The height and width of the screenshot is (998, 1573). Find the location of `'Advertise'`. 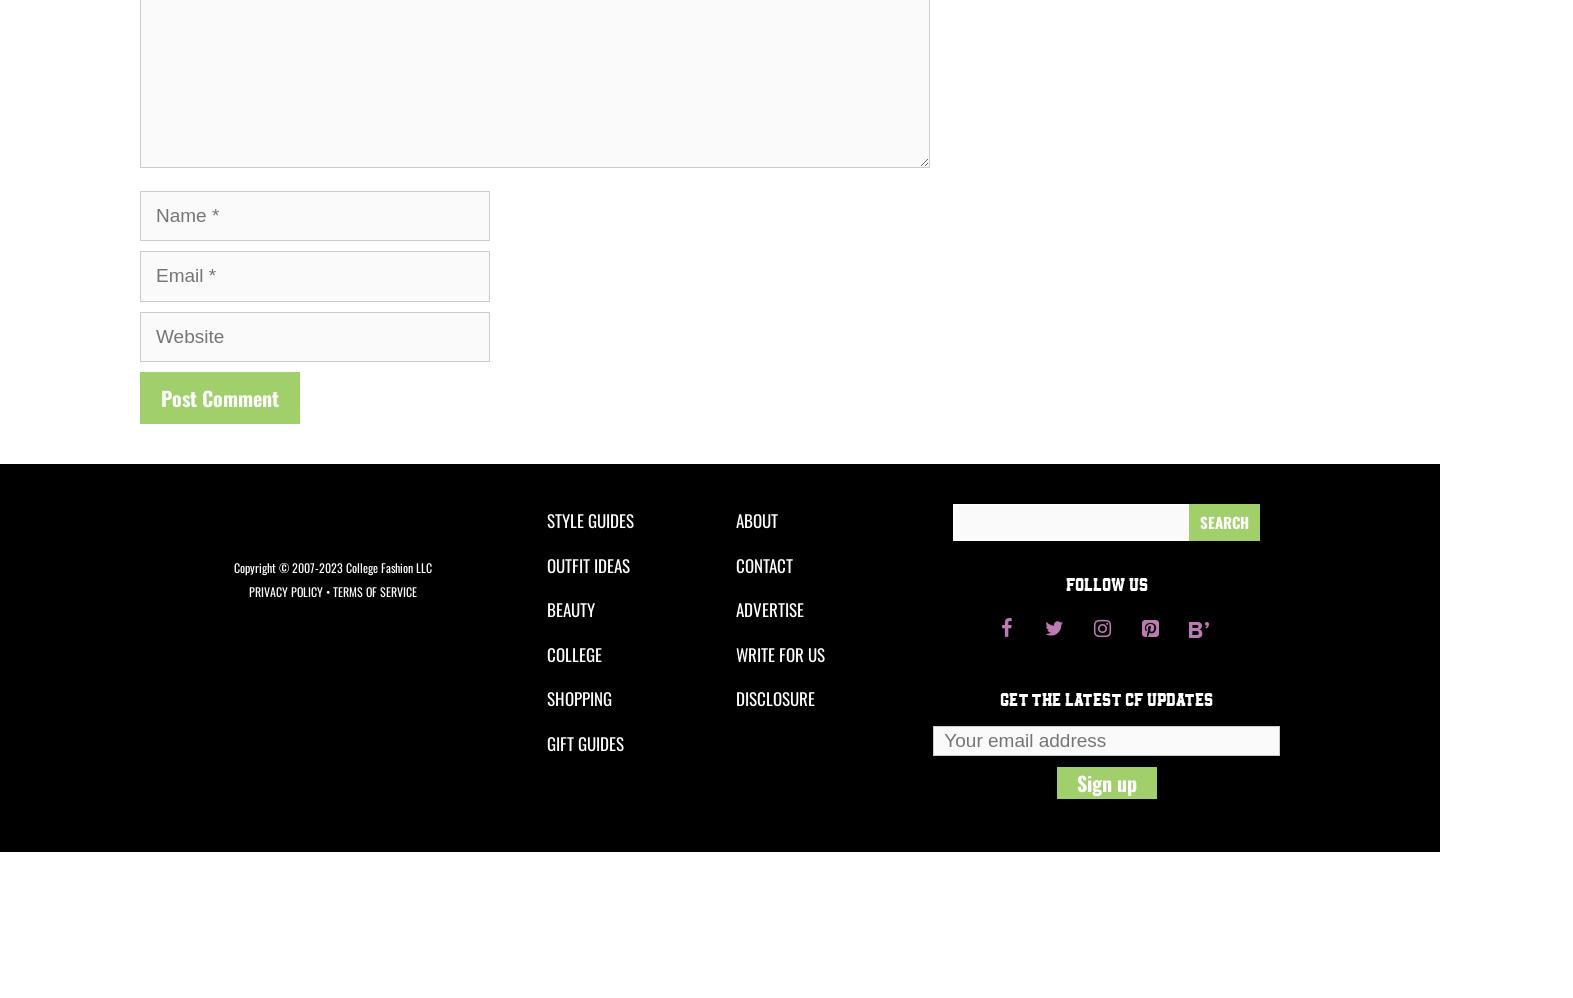

'Advertise' is located at coordinates (768, 609).